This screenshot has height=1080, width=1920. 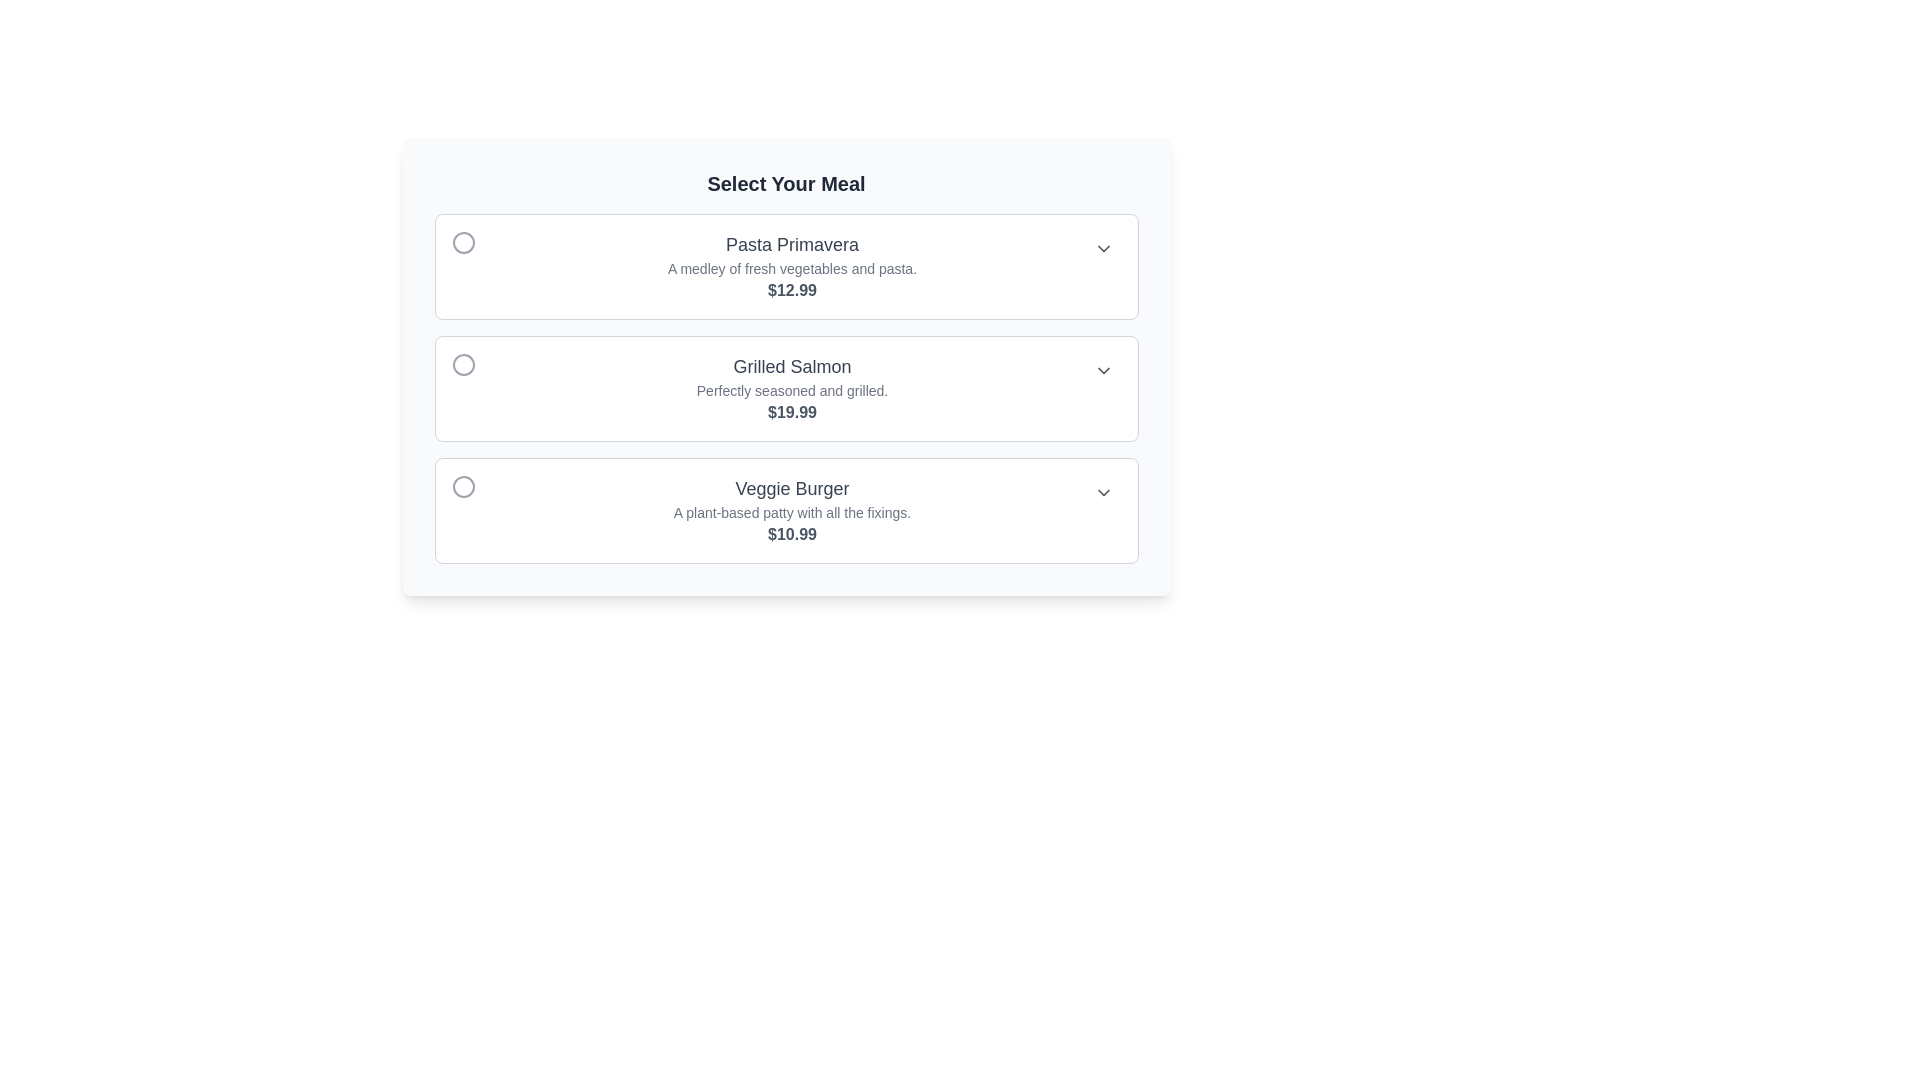 I want to click on the small rectangular button with a chevron-down icon located in the upper-right corner of the 'Pasta Primavera' meal option card, so click(x=1102, y=248).